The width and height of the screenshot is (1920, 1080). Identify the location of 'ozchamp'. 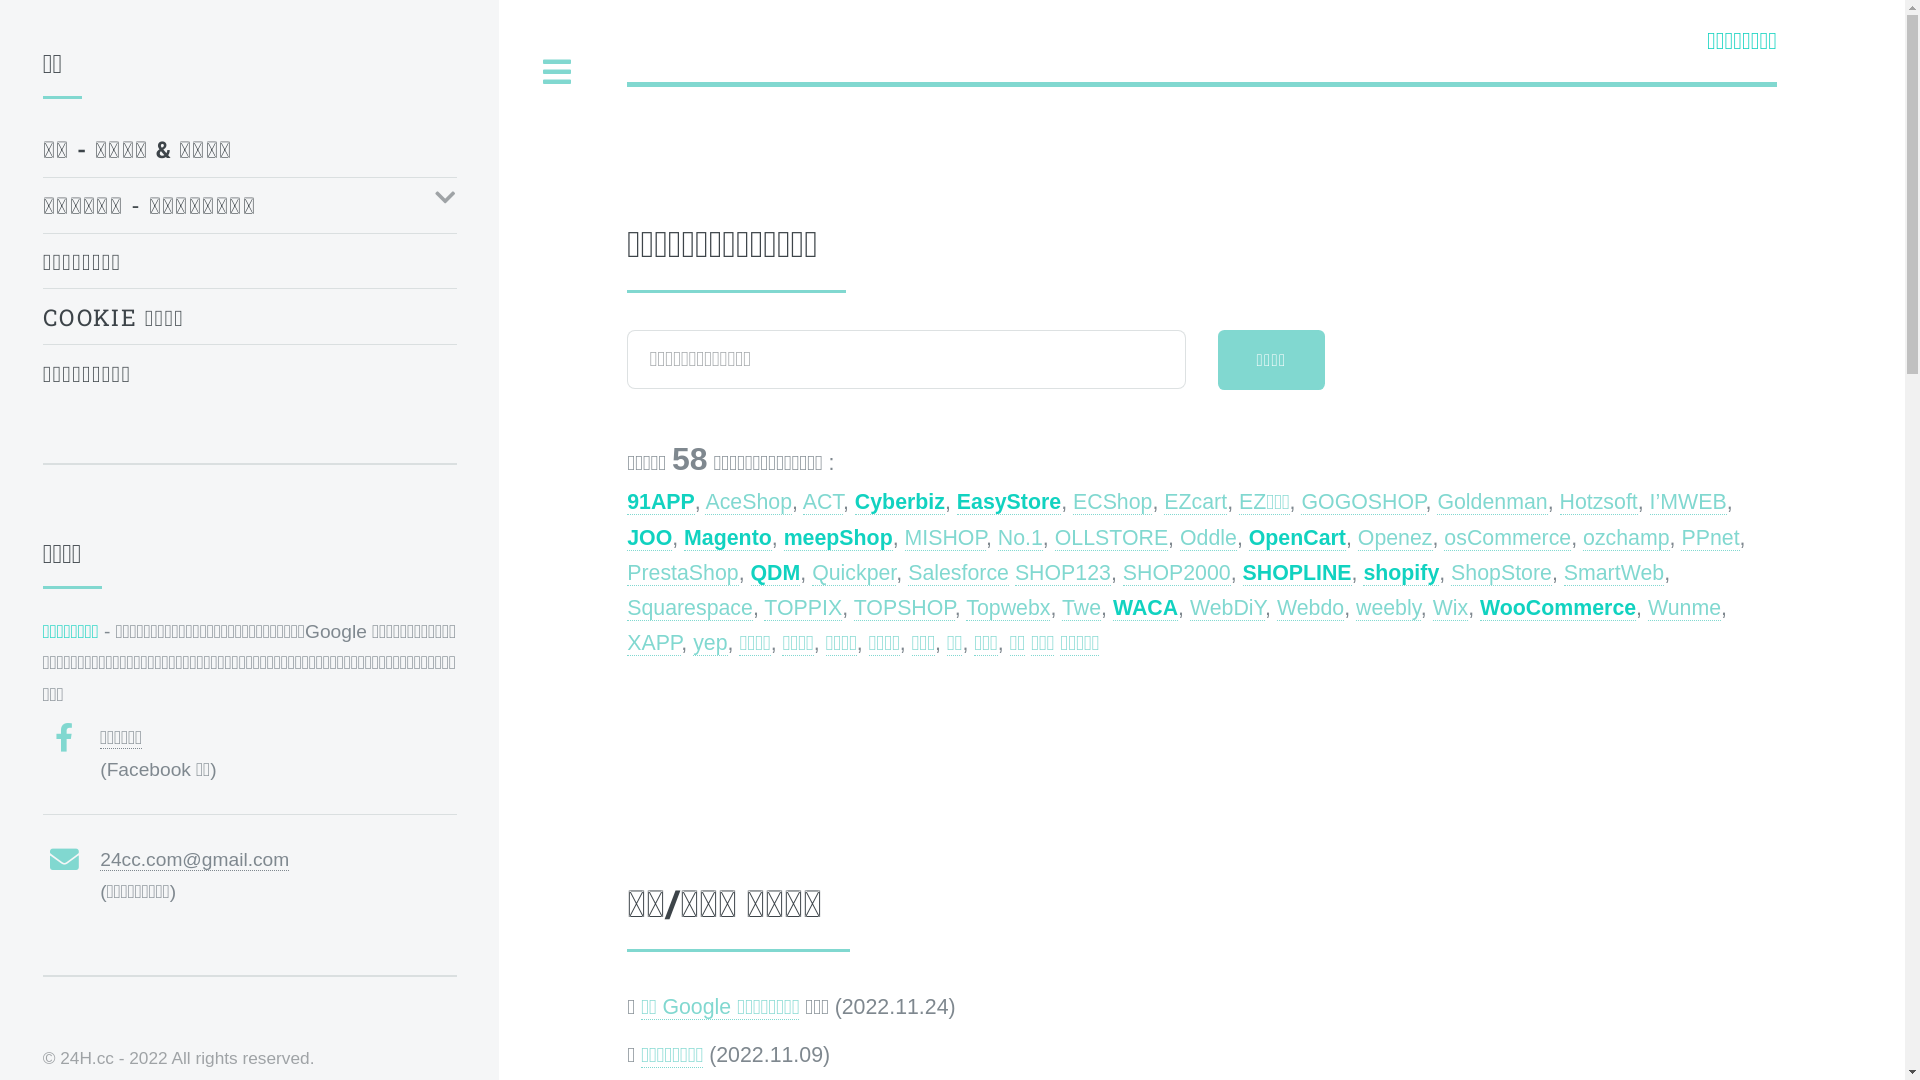
(1626, 537).